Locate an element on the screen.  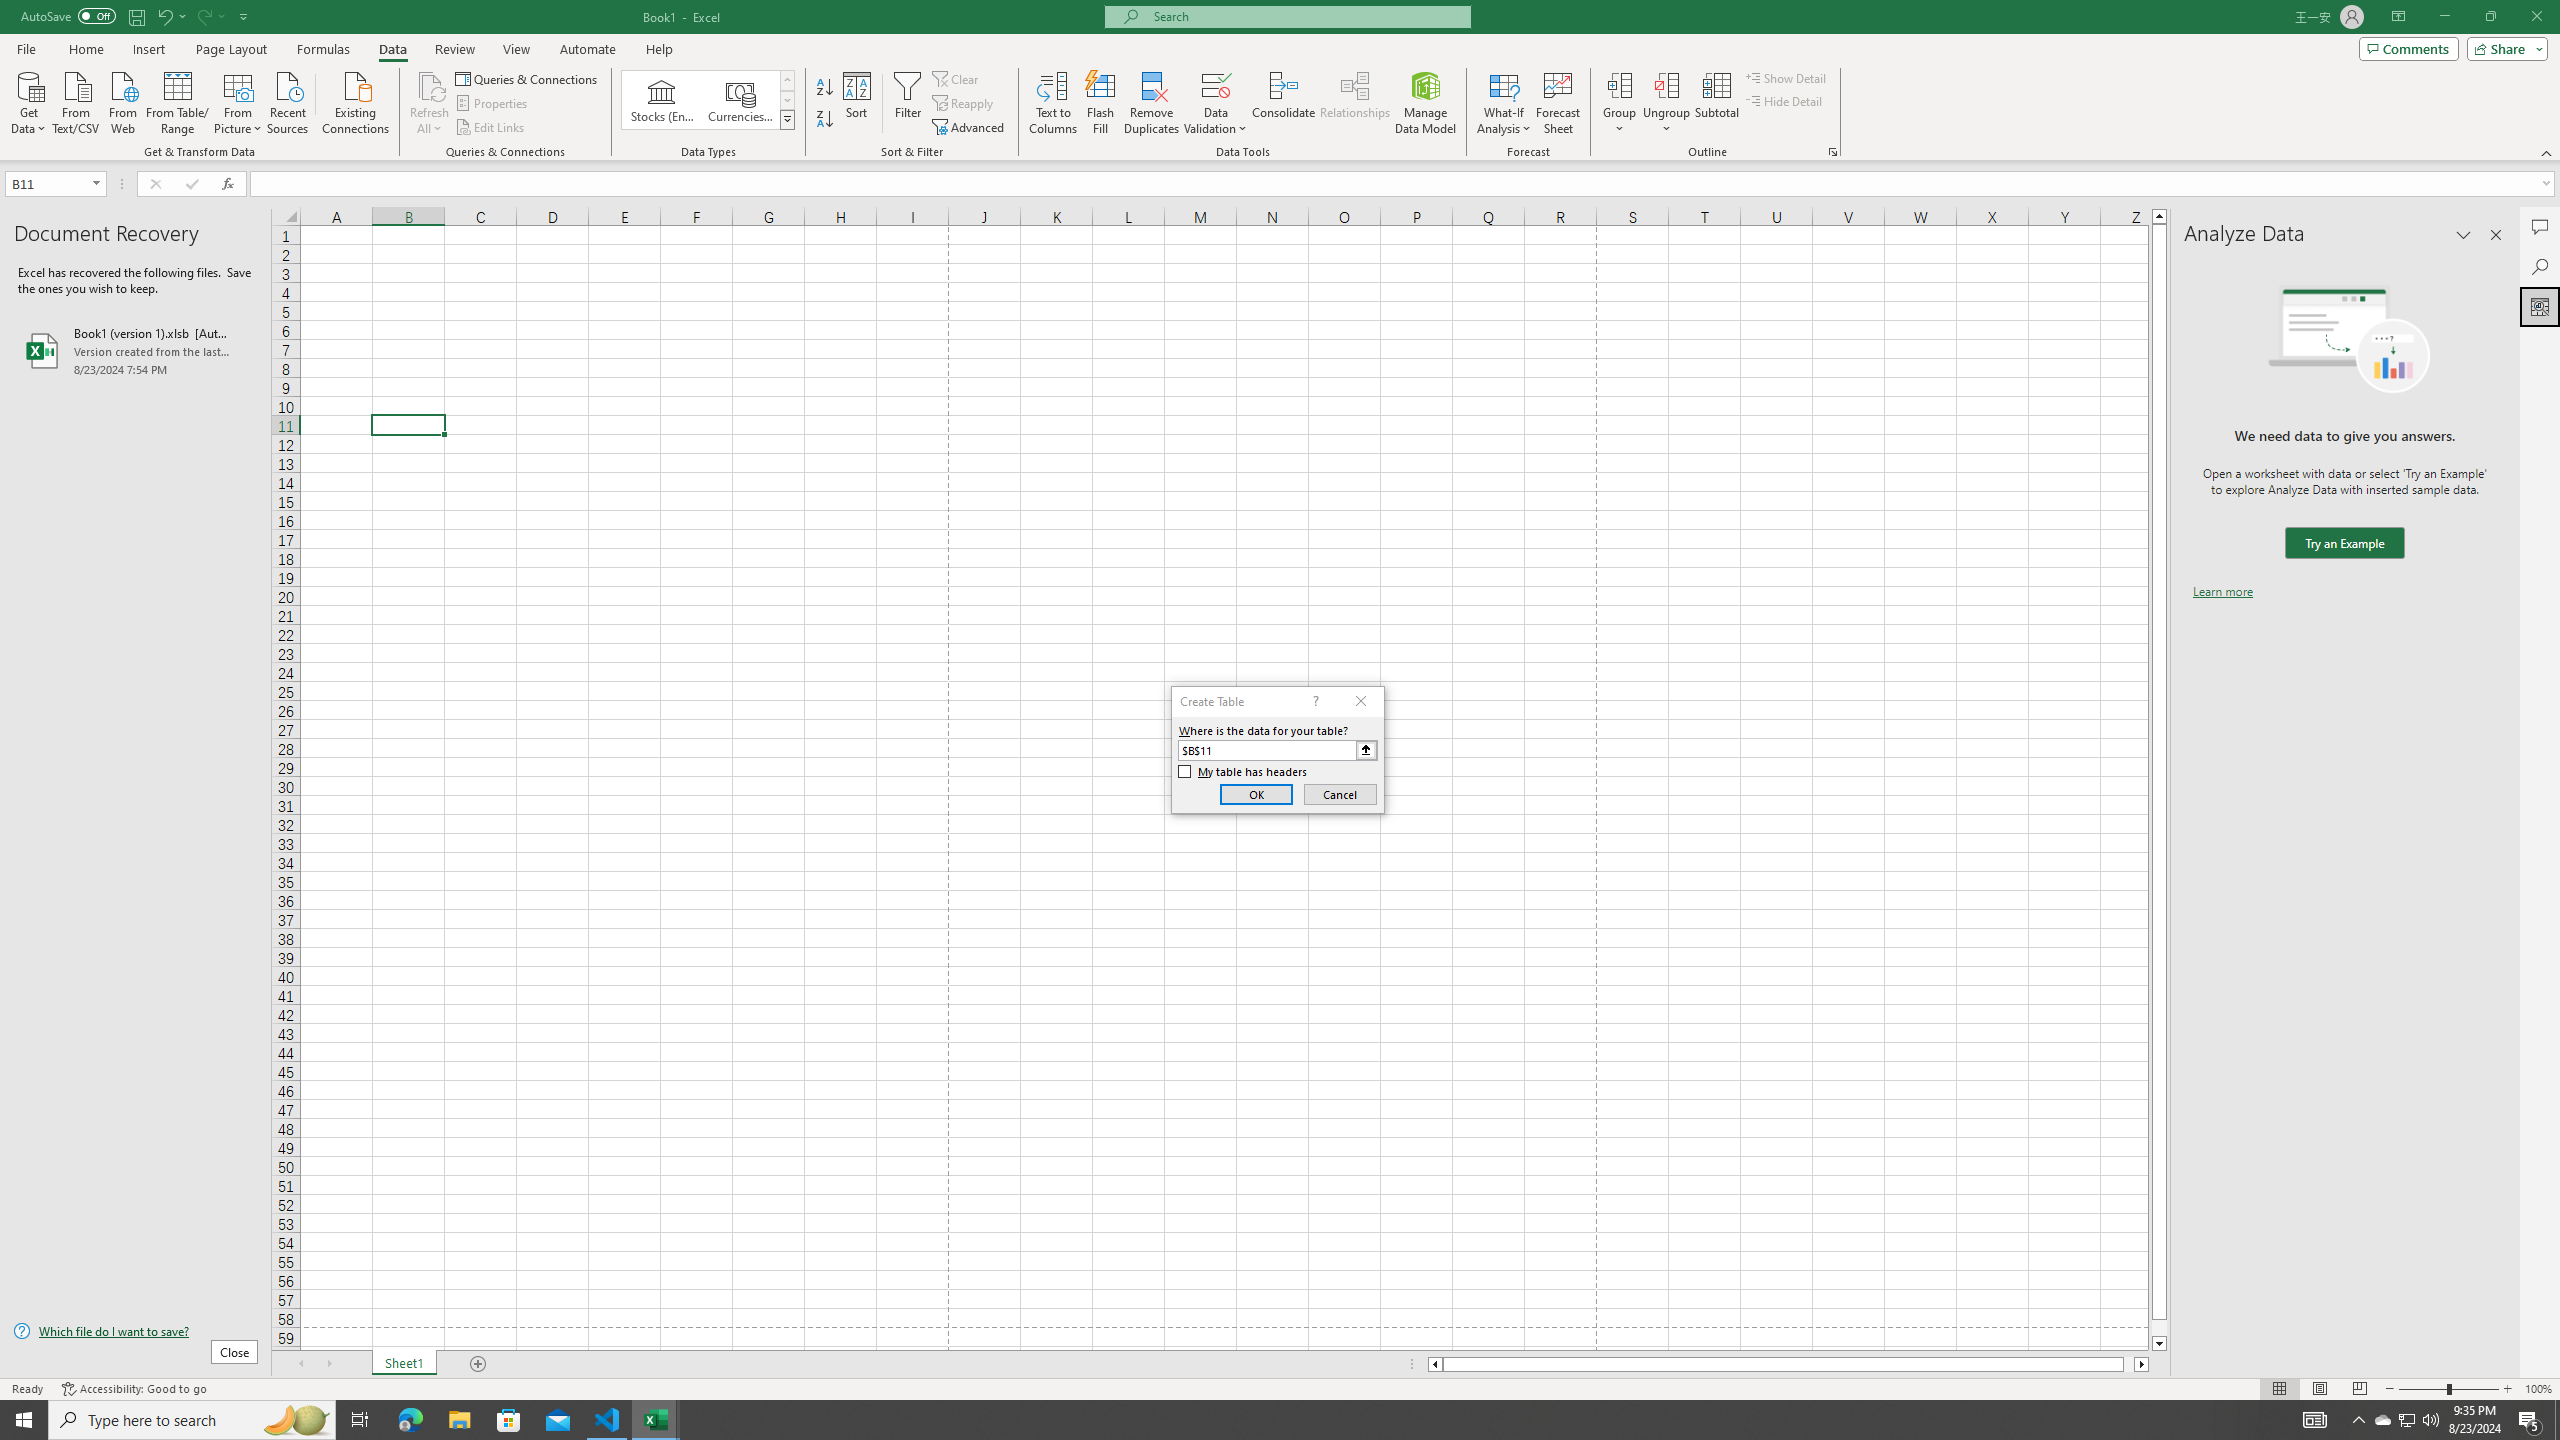
'Subtotal' is located at coordinates (1716, 103).